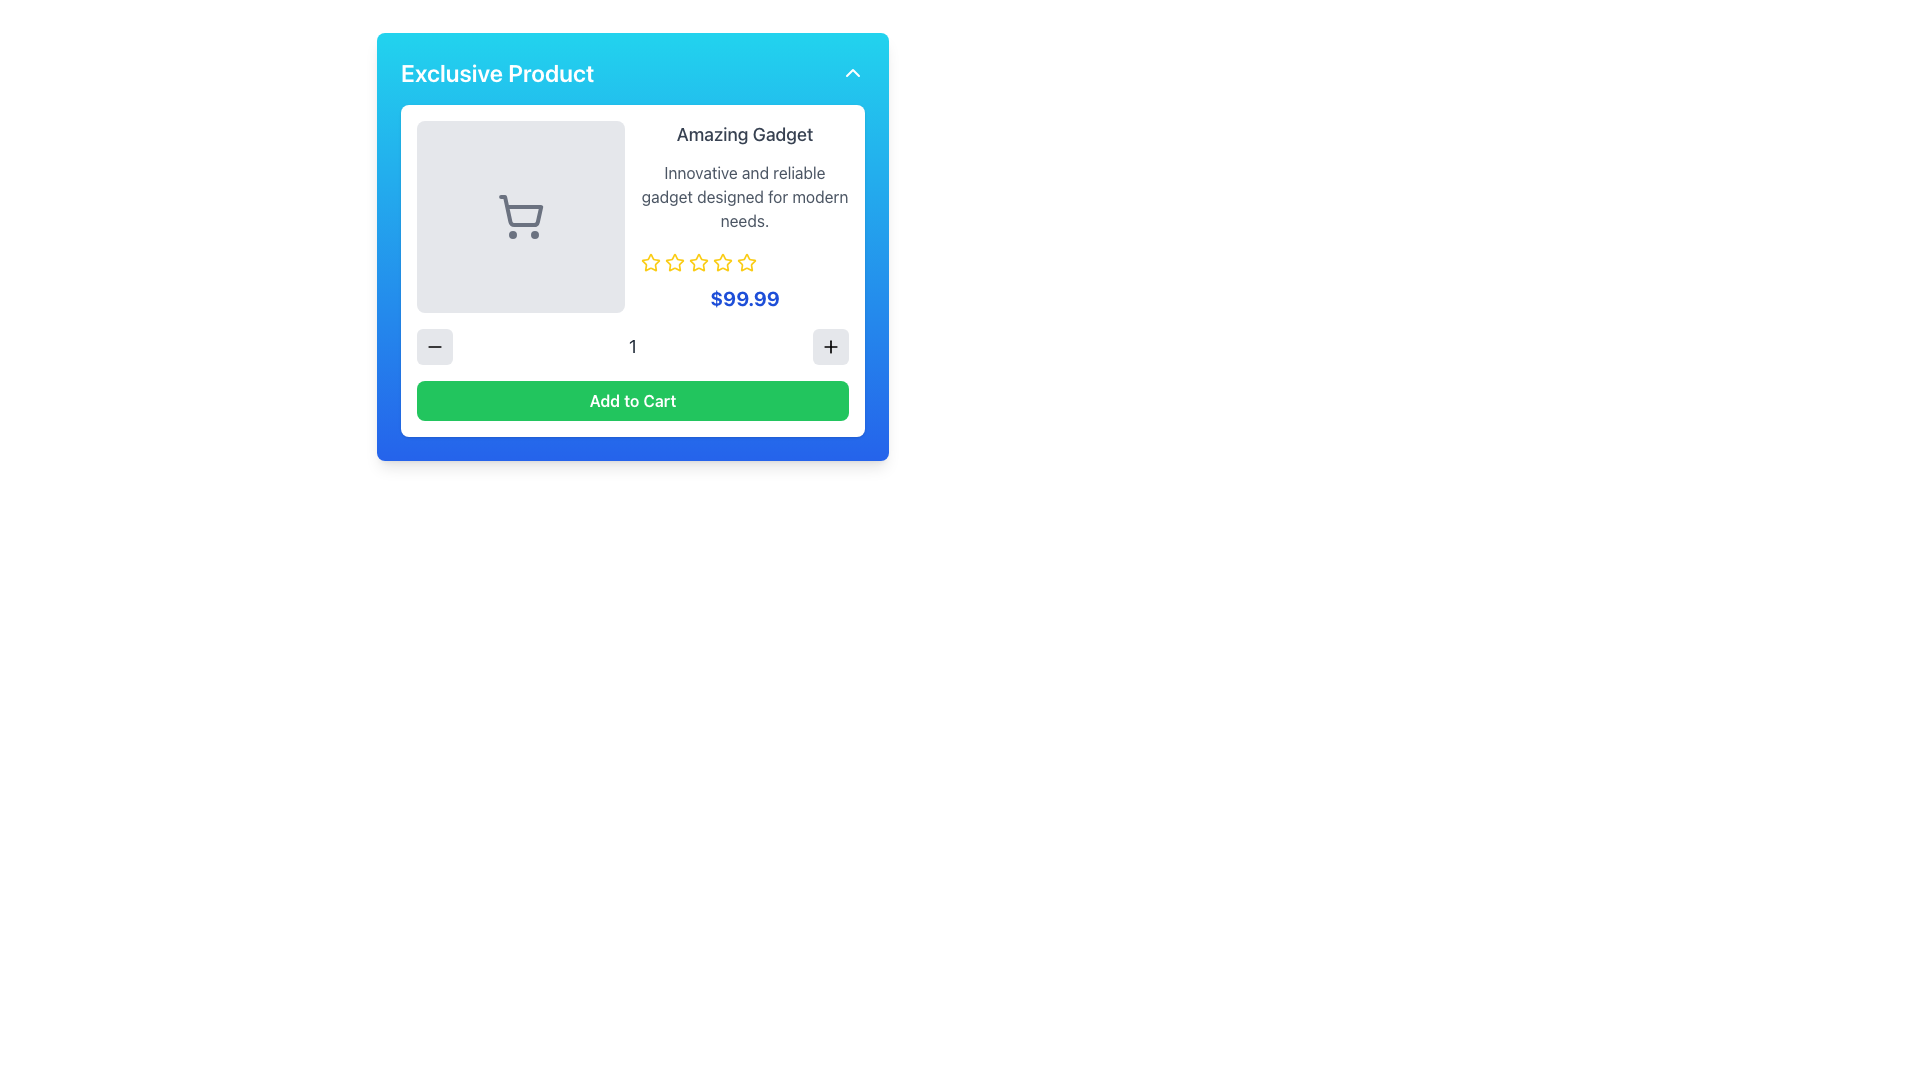 The width and height of the screenshot is (1920, 1080). I want to click on the button located in the top-right corner of the card-like section, which allows upward navigation or collapses an expanded section, so click(853, 72).